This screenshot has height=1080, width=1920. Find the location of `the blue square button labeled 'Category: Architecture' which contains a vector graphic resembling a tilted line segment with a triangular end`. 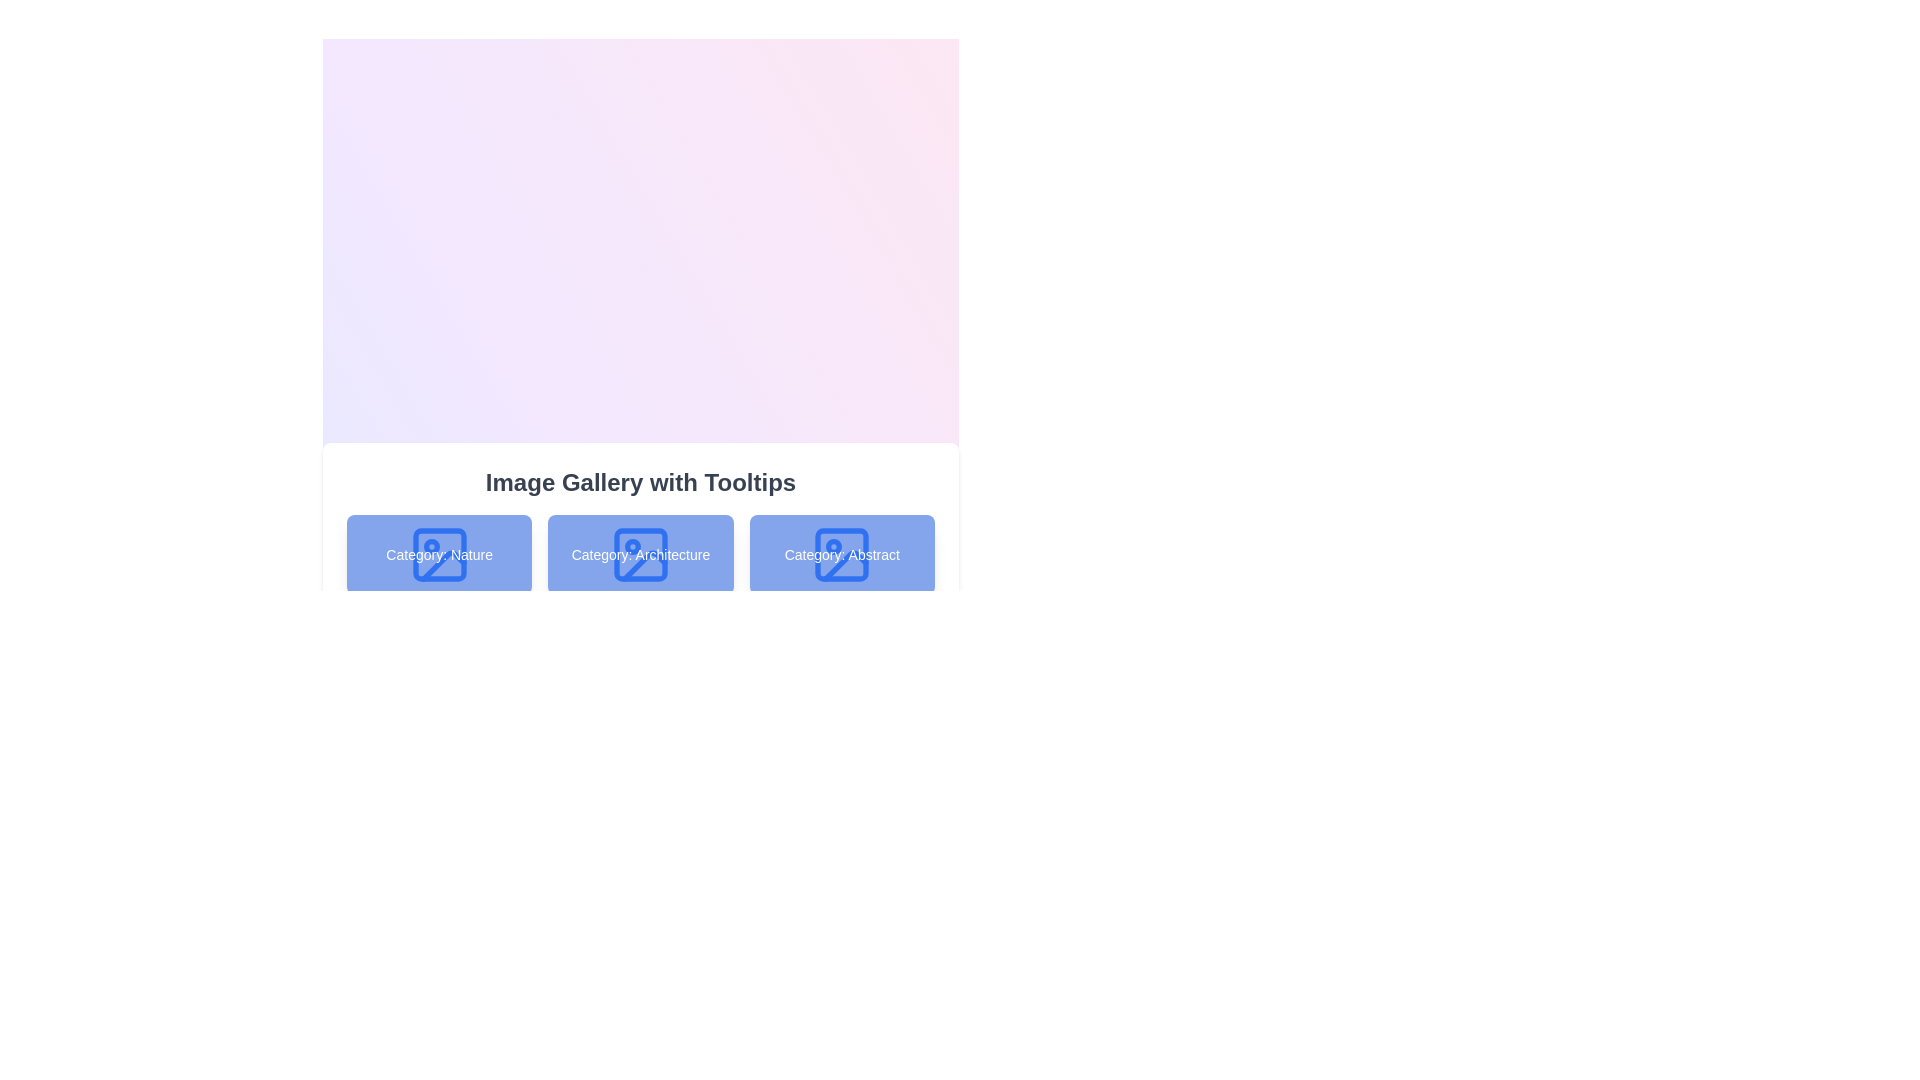

the blue square button labeled 'Category: Architecture' which contains a vector graphic resembling a tilted line segment with a triangular end is located at coordinates (644, 566).